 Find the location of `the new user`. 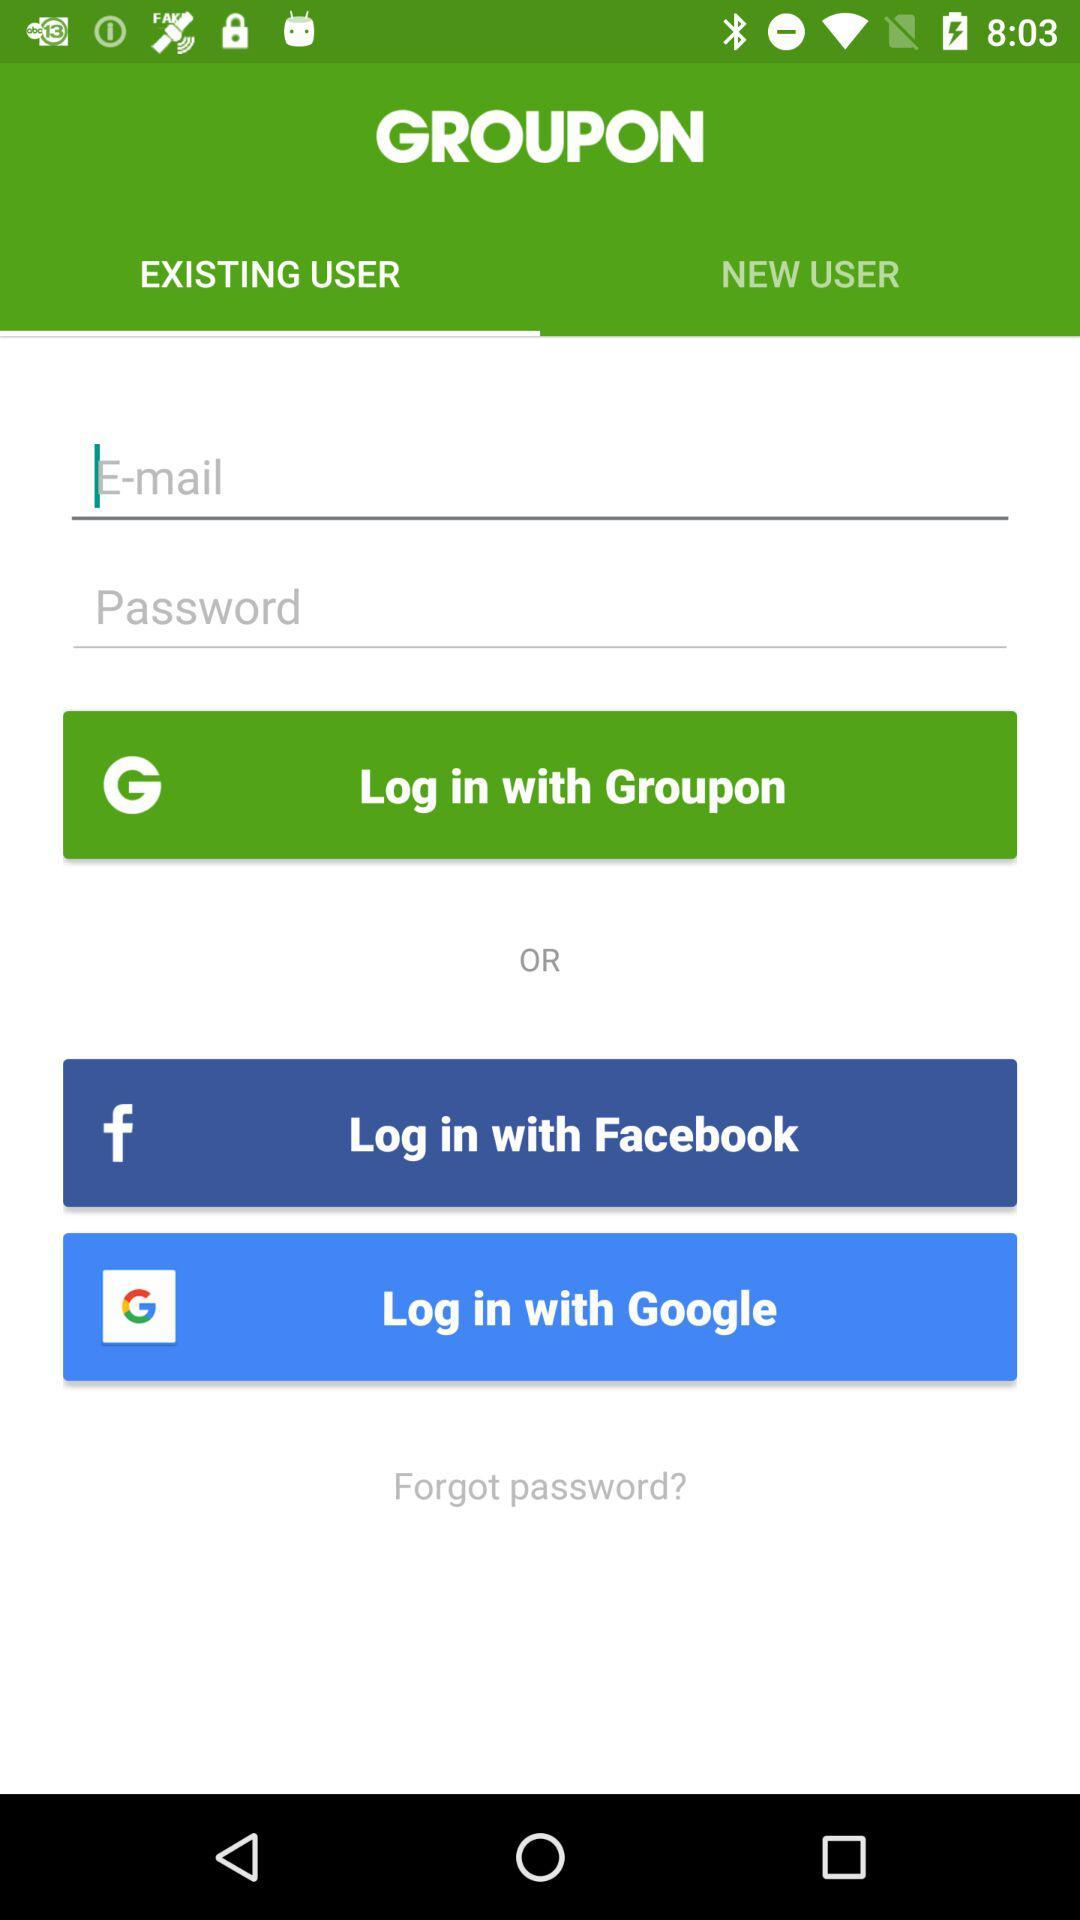

the new user is located at coordinates (810, 272).